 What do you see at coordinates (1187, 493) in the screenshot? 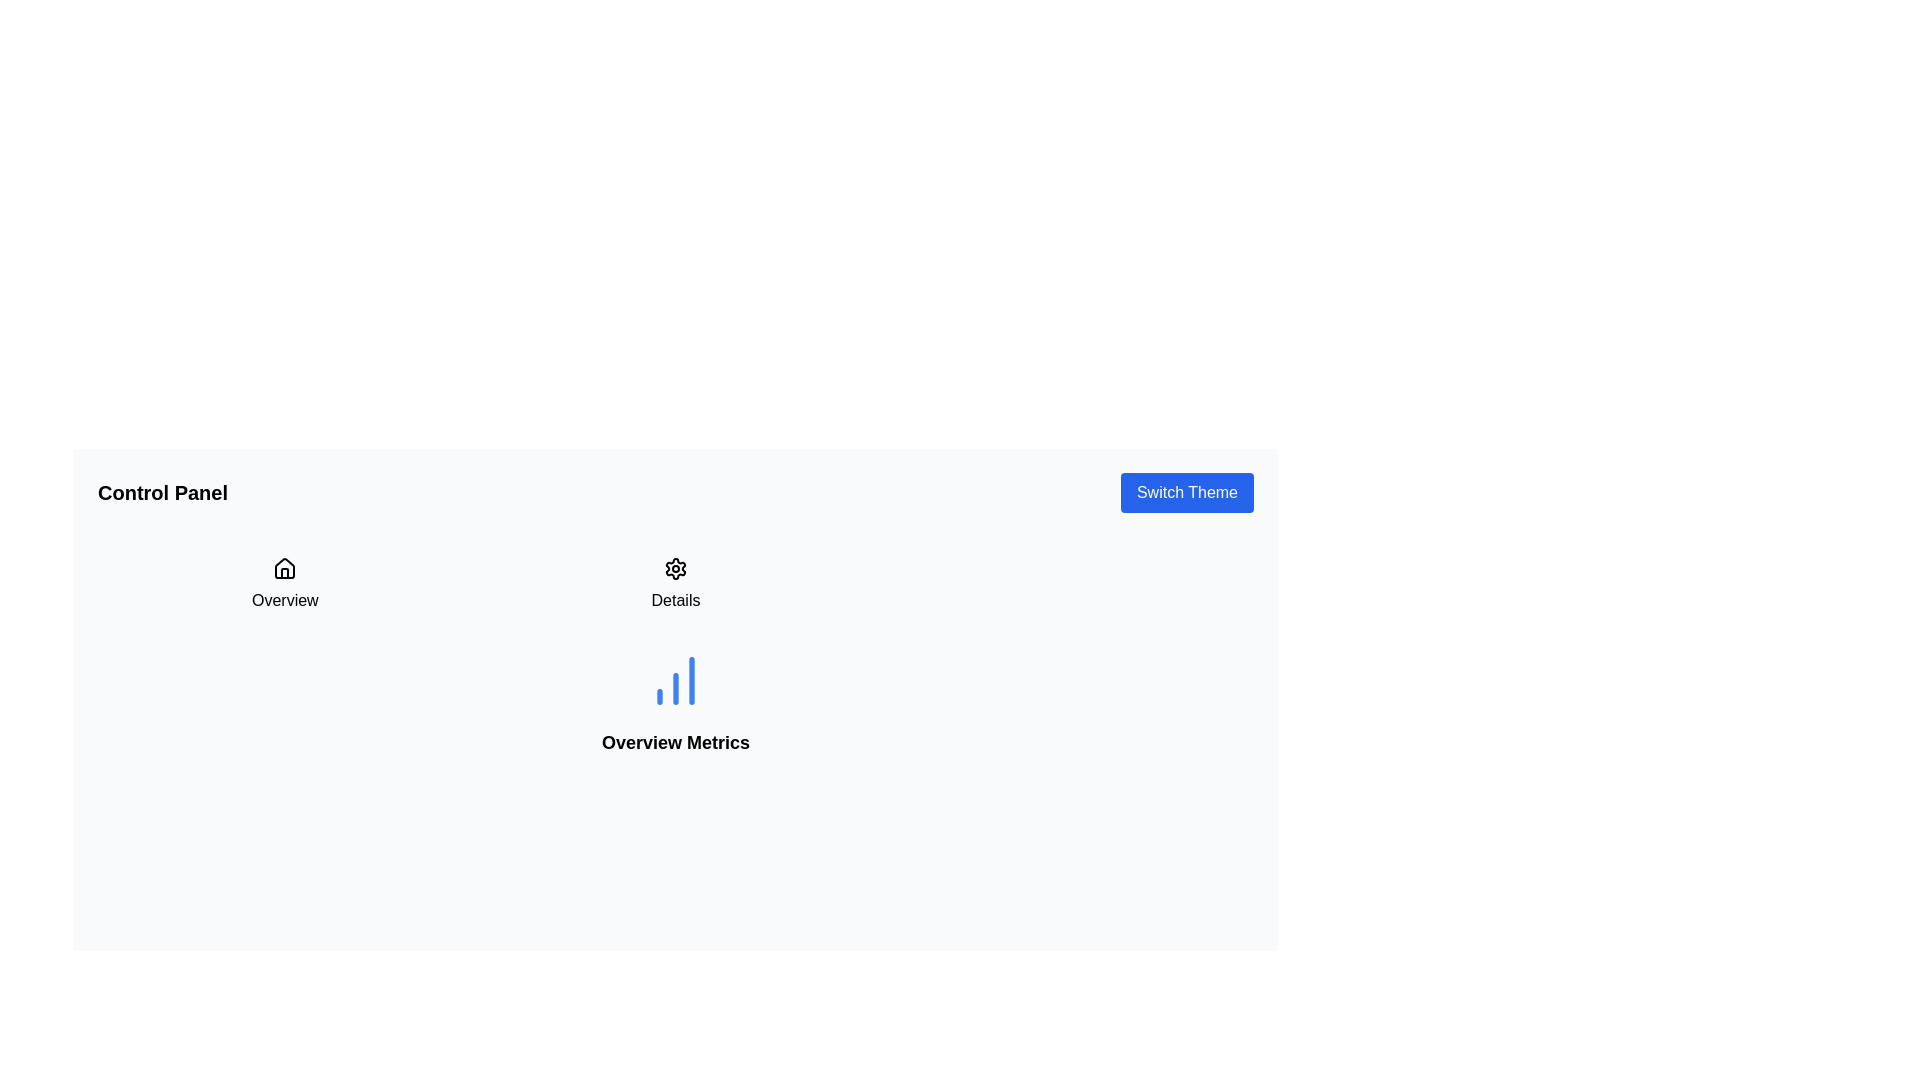
I see `the 'Switch Theme' button, which is a rectangular button with a blue background and white text, to observe the background color change` at bounding box center [1187, 493].